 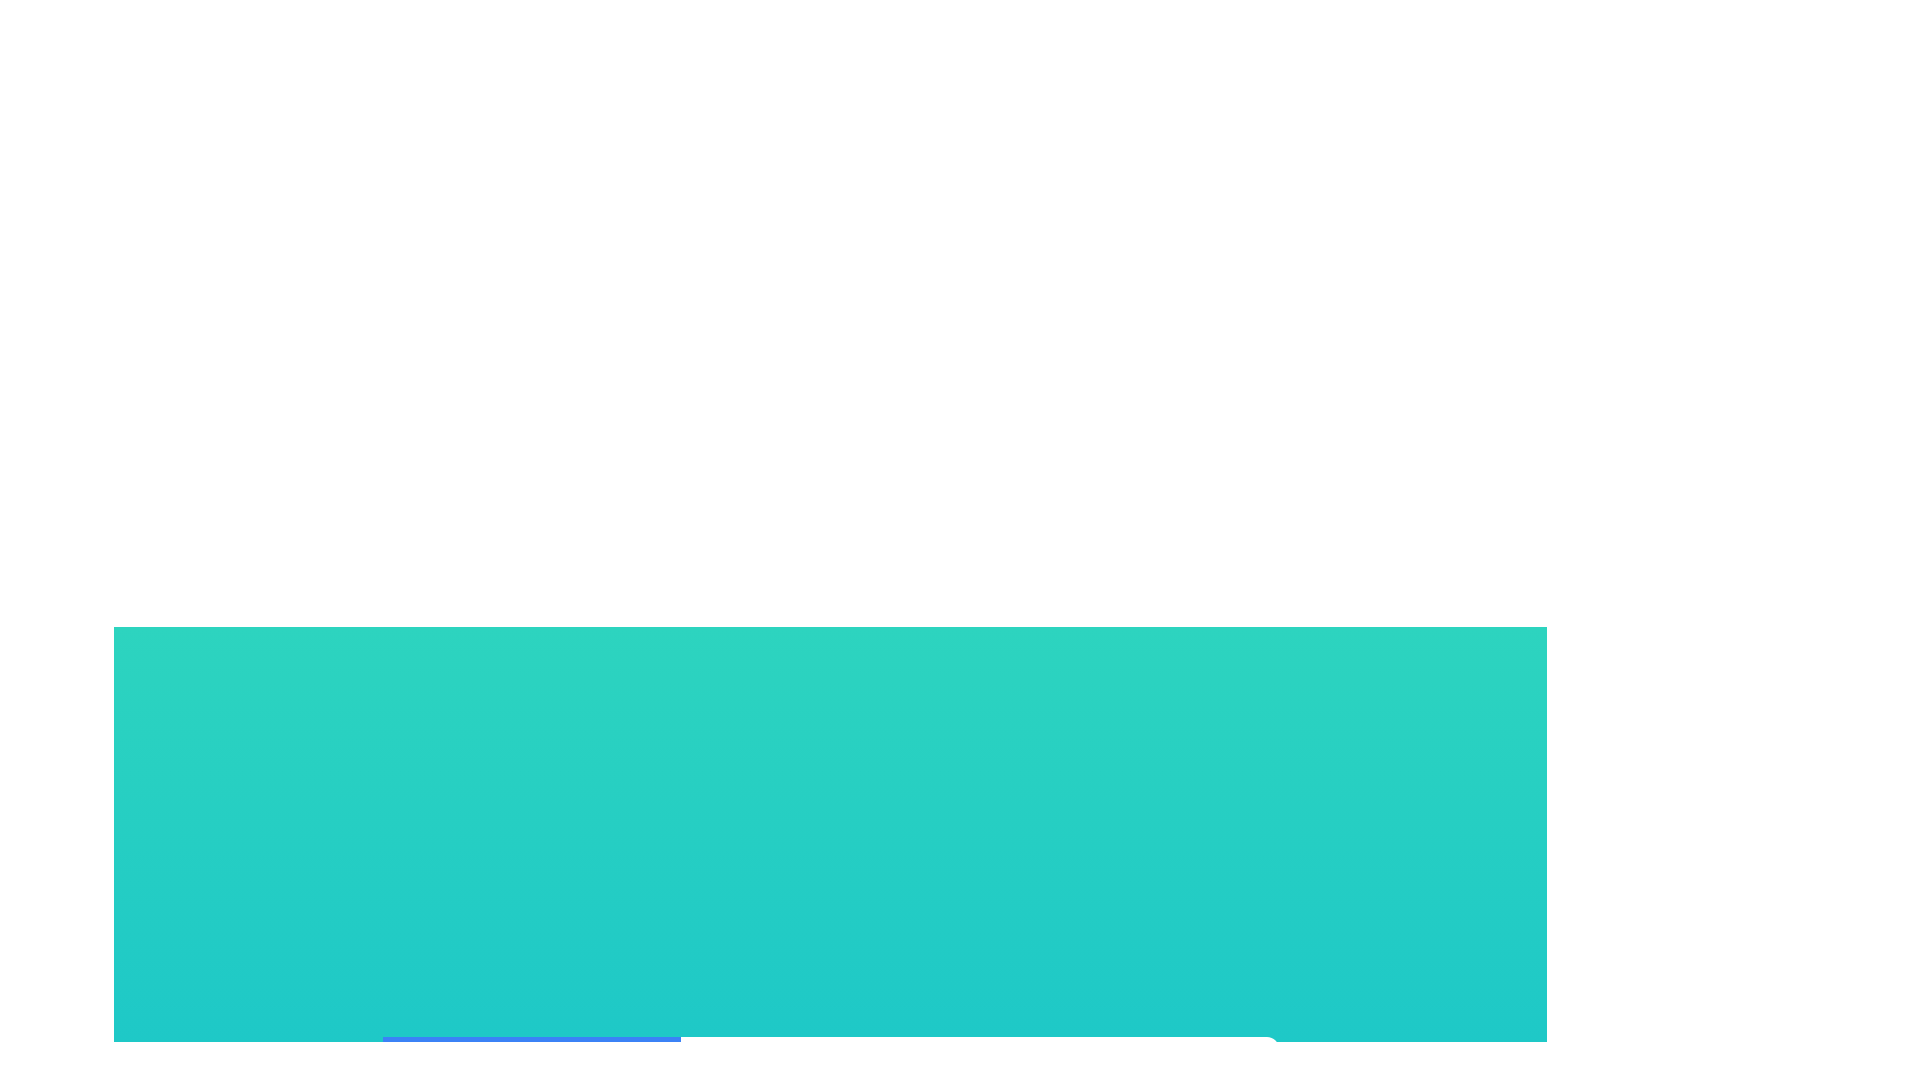 What do you see at coordinates (531, 1065) in the screenshot?
I see `the tab labeled Profile` at bounding box center [531, 1065].